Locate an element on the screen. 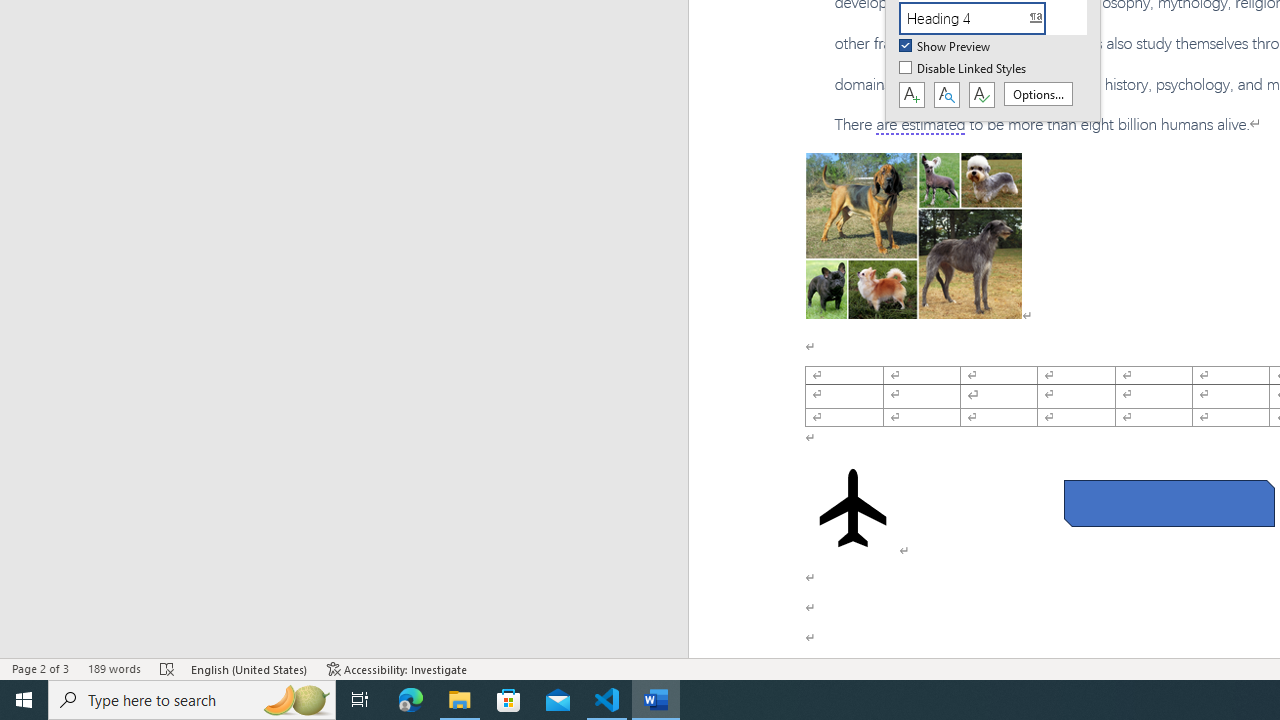 This screenshot has width=1280, height=720. 'Page Number Page 2 of 3' is located at coordinates (40, 669).